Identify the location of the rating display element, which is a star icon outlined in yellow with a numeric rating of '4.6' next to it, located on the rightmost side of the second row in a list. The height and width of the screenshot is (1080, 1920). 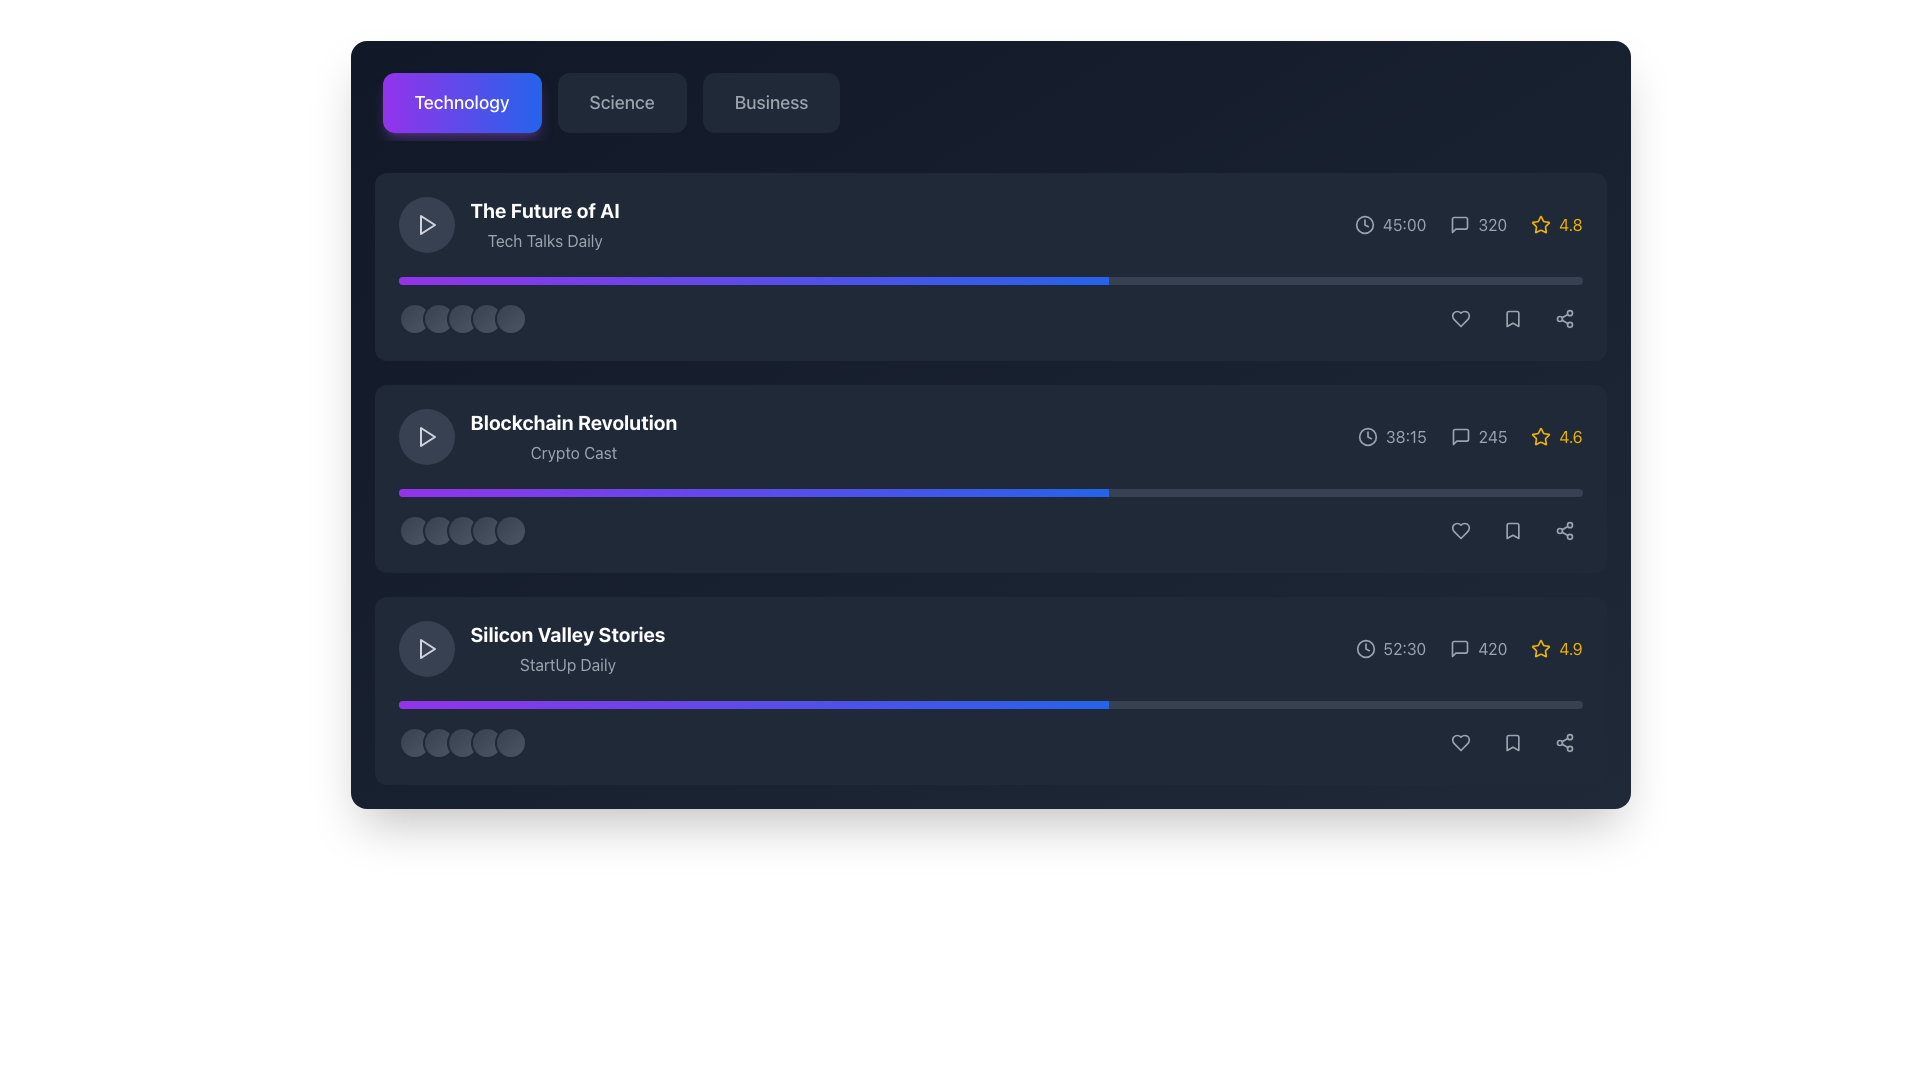
(1555, 435).